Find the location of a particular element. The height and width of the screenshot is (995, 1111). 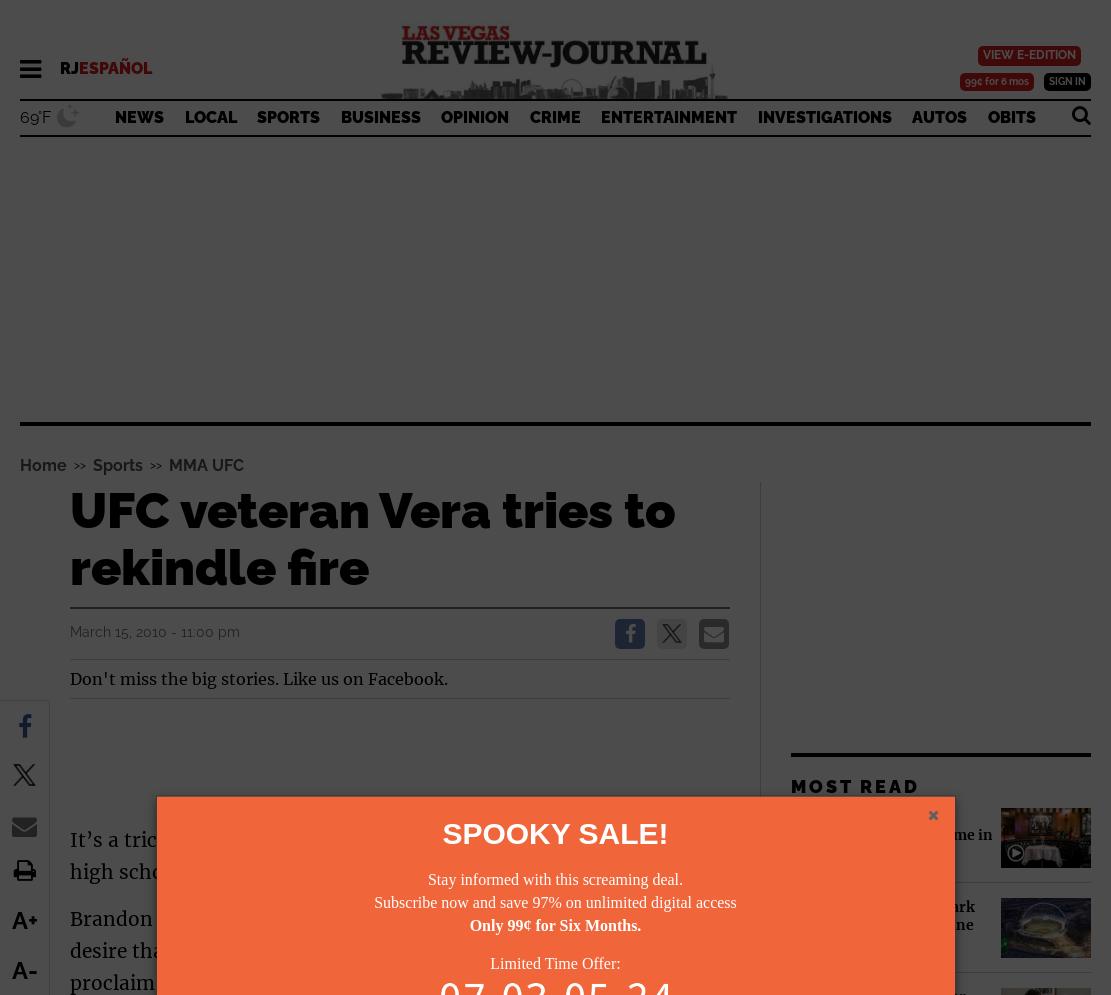

'ESPAÑOL' is located at coordinates (114, 67).